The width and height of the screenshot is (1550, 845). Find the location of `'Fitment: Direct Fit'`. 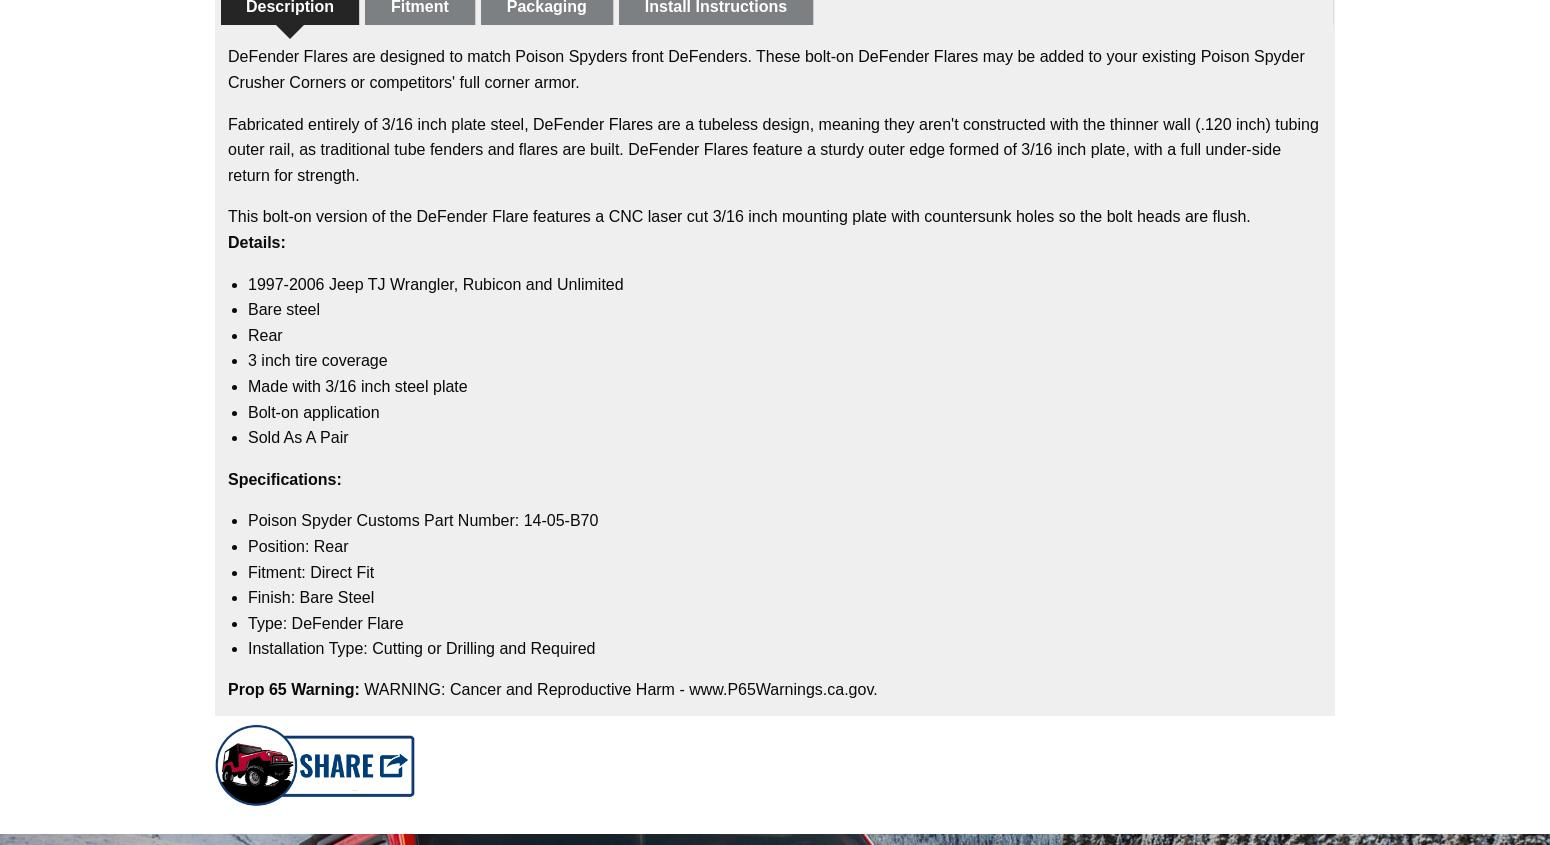

'Fitment: Direct Fit' is located at coordinates (310, 570).